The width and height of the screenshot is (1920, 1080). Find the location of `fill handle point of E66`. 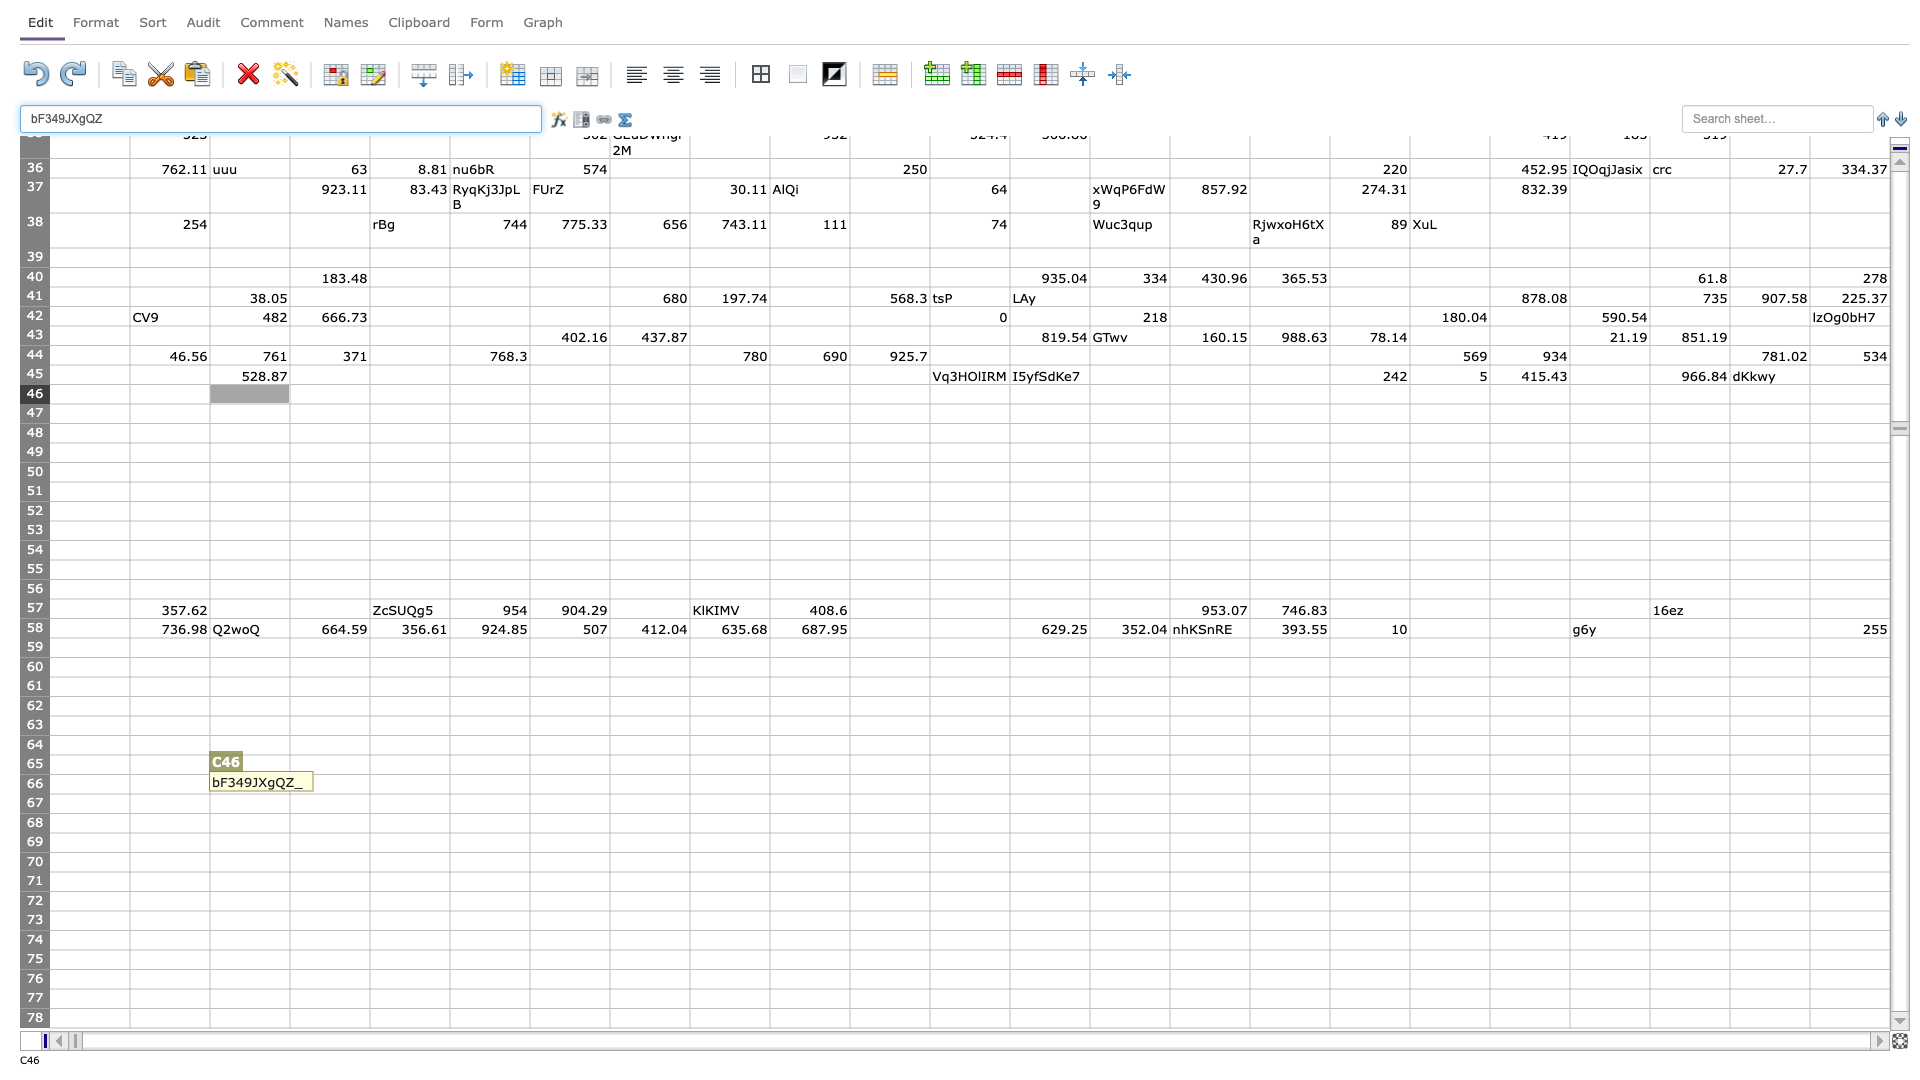

fill handle point of E66 is located at coordinates (449, 793).